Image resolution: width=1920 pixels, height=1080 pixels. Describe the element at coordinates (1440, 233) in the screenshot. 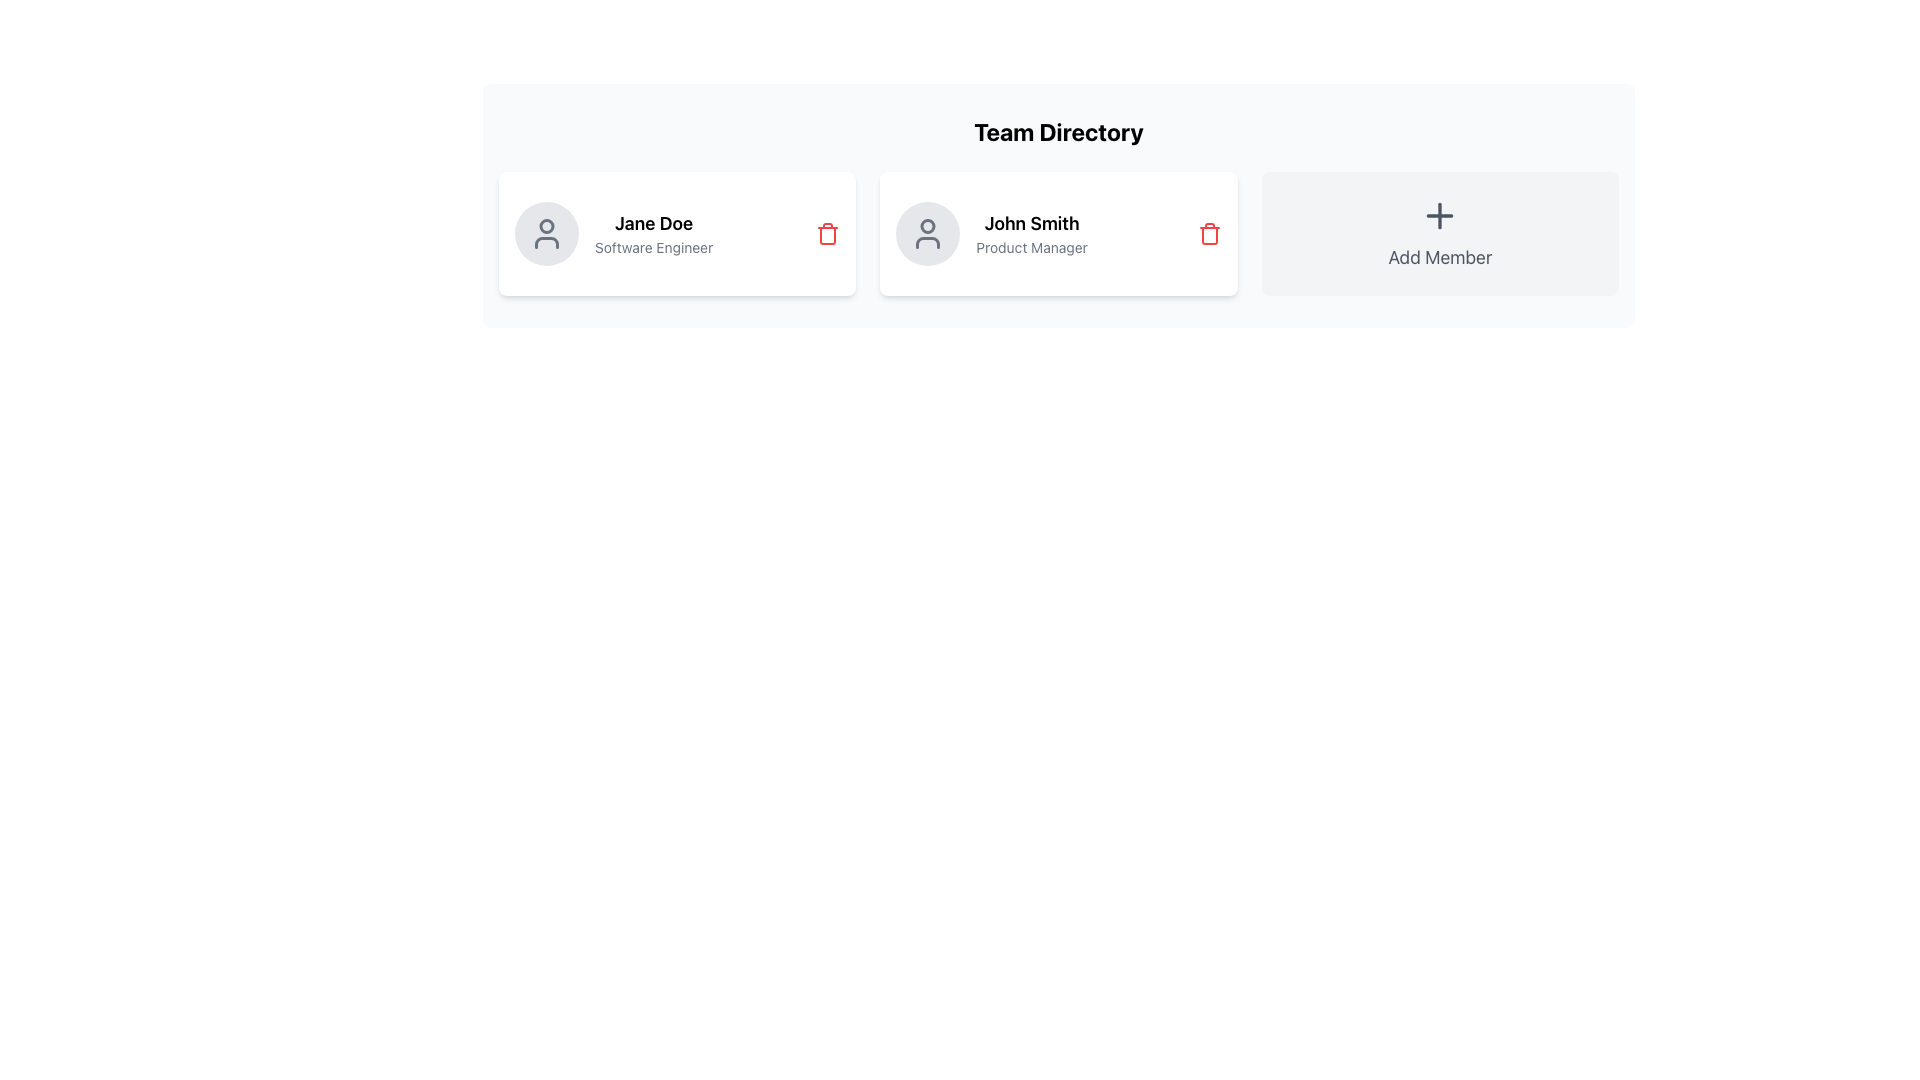

I see `the interactive button that allows users to add new members to the directory, located as the third item in the grid layout, to observe any visual changes` at that location.